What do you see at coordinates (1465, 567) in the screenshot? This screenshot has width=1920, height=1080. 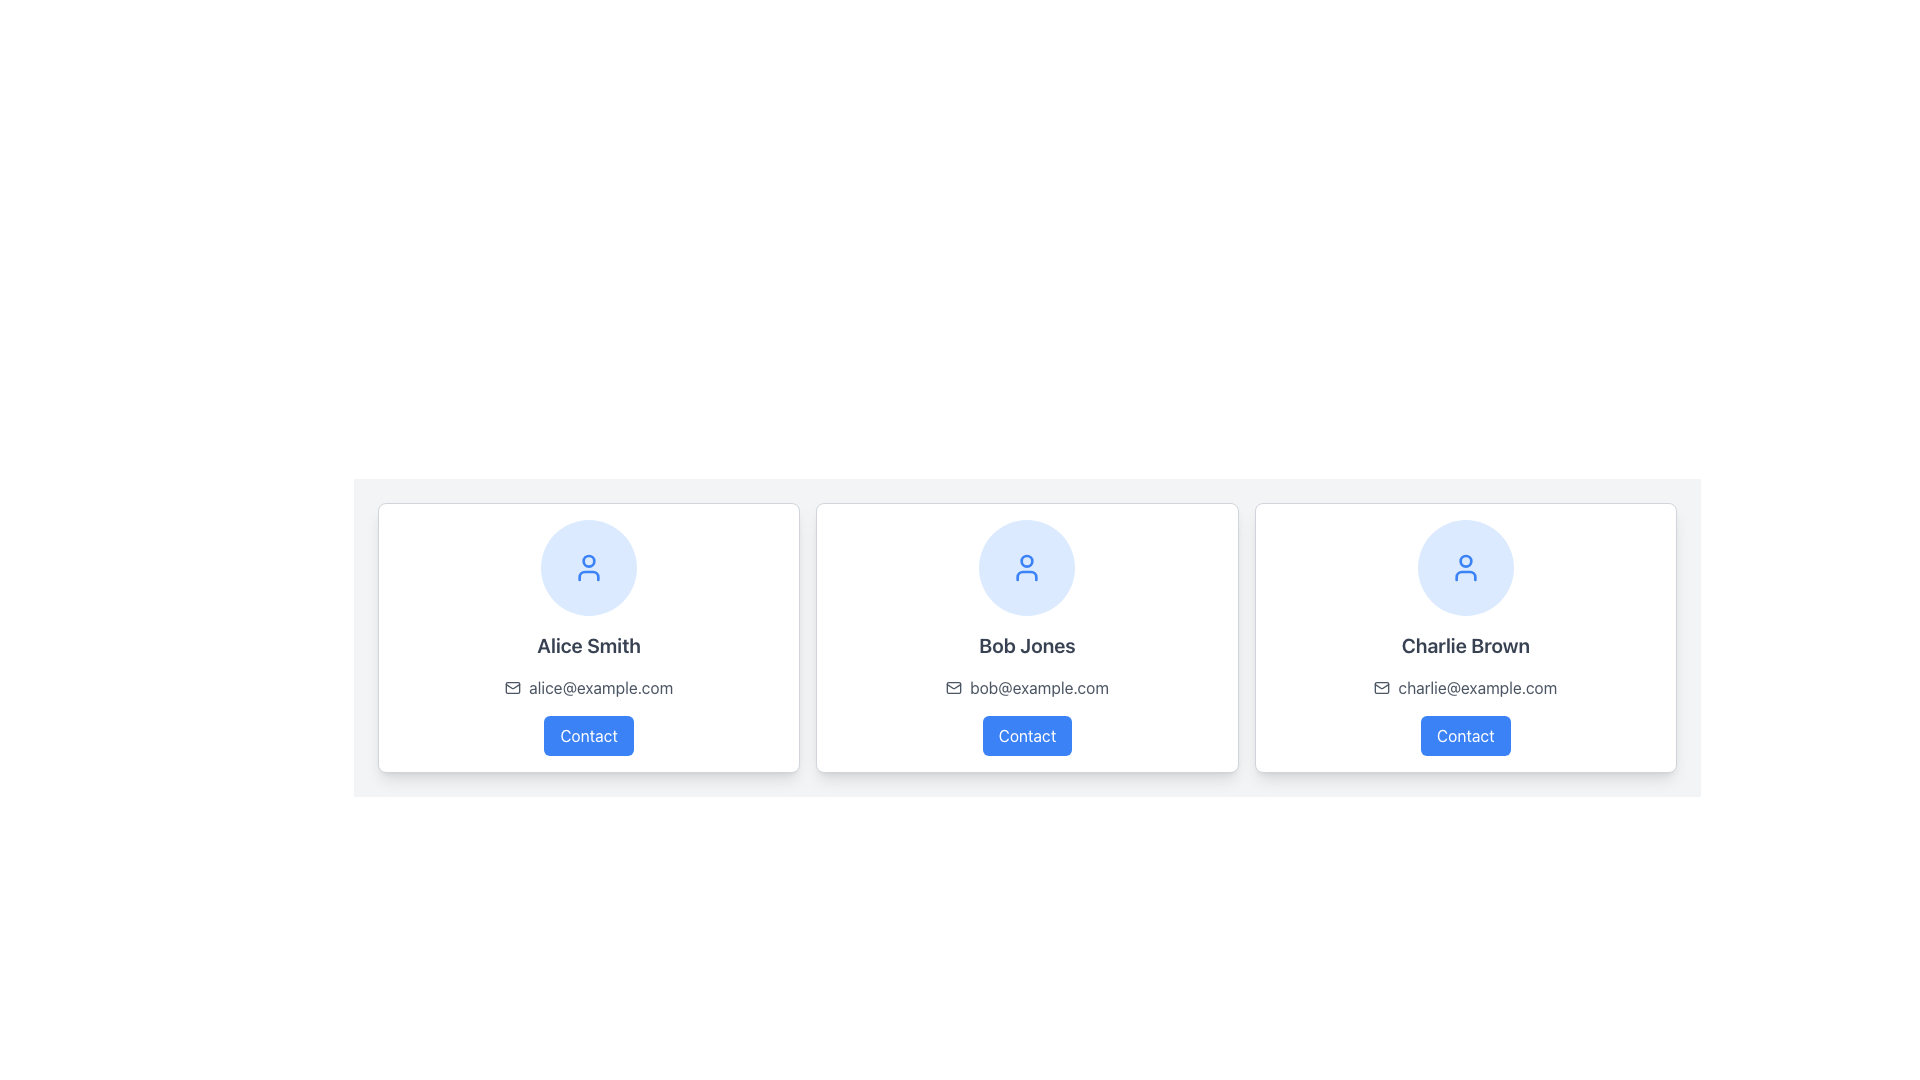 I see `the circular graphic icon with a light blue background and blue outline of a user figure, located at the top center of the card labeled 'Charlie Brown'` at bounding box center [1465, 567].